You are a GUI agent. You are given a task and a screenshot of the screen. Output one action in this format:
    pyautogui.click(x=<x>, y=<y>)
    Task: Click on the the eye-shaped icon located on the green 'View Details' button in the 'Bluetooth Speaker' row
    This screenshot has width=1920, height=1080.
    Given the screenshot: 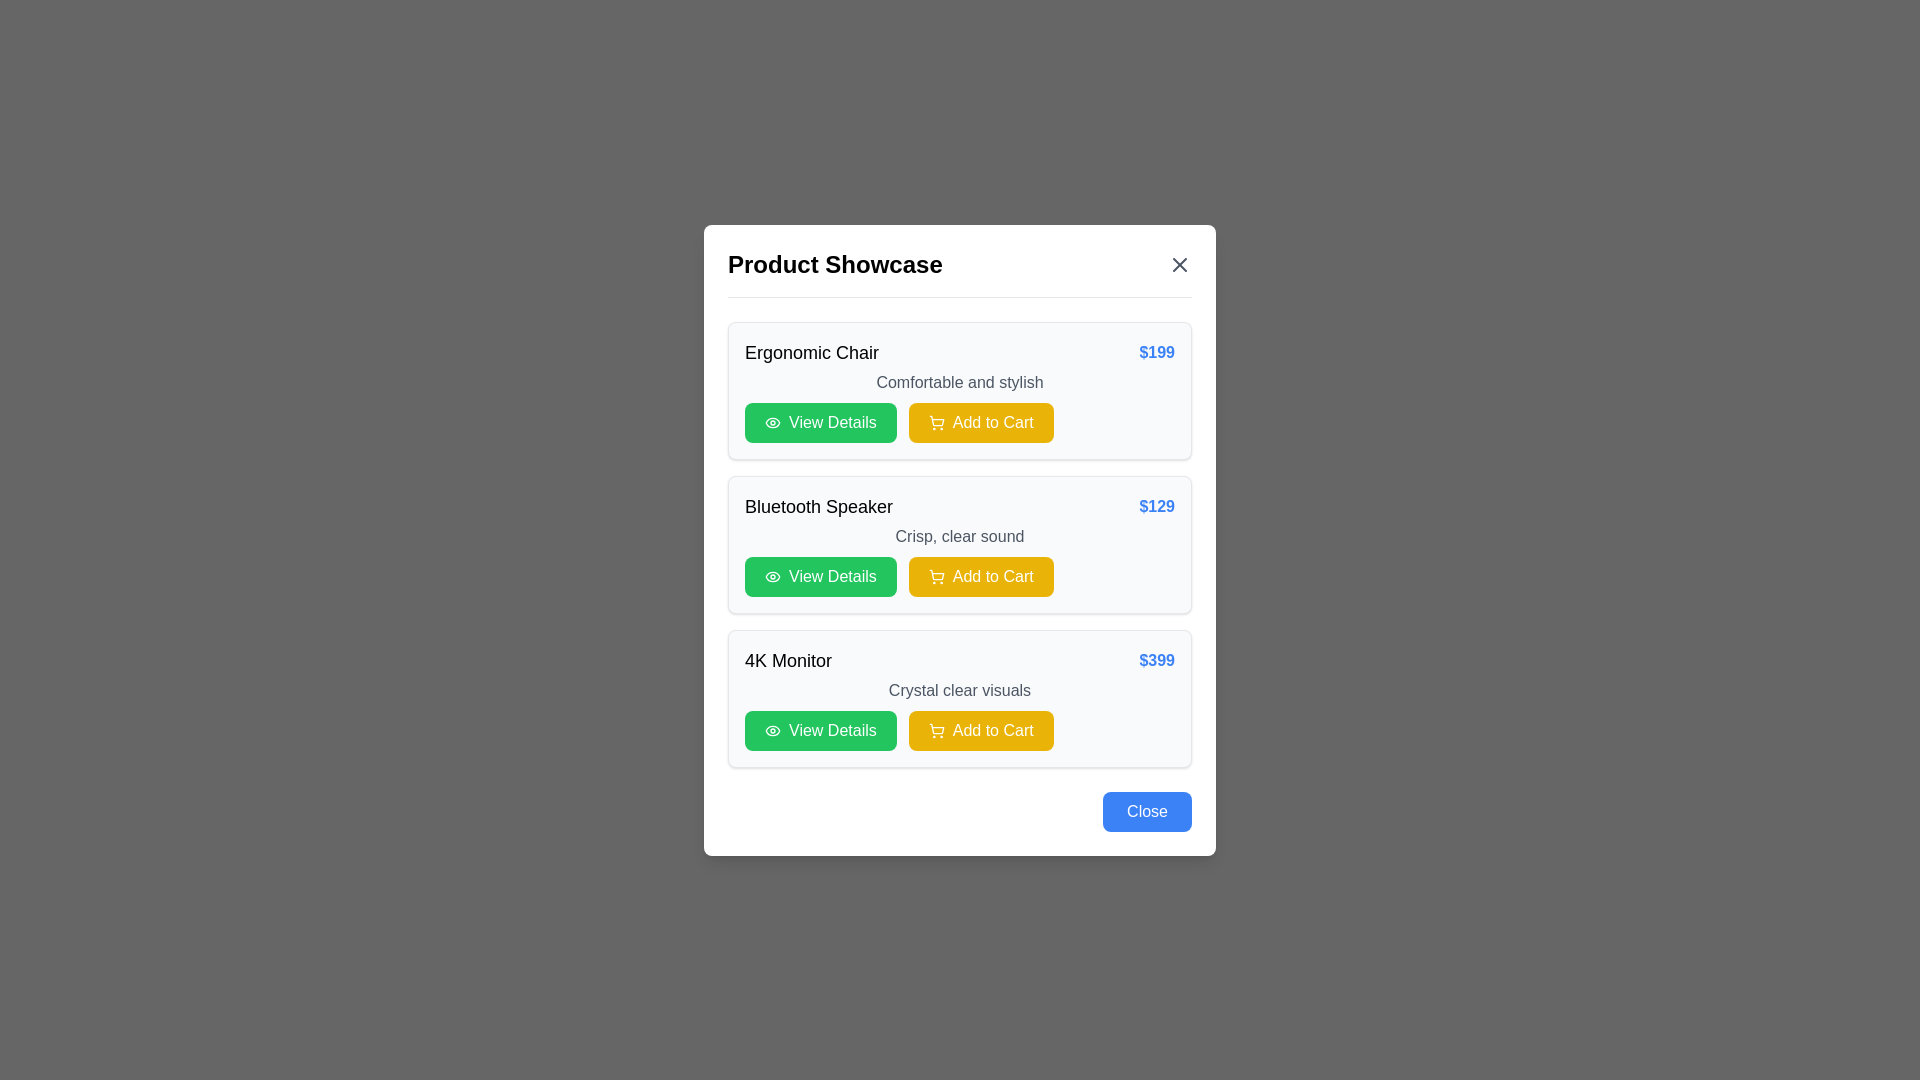 What is the action you would take?
    pyautogui.click(x=771, y=576)
    